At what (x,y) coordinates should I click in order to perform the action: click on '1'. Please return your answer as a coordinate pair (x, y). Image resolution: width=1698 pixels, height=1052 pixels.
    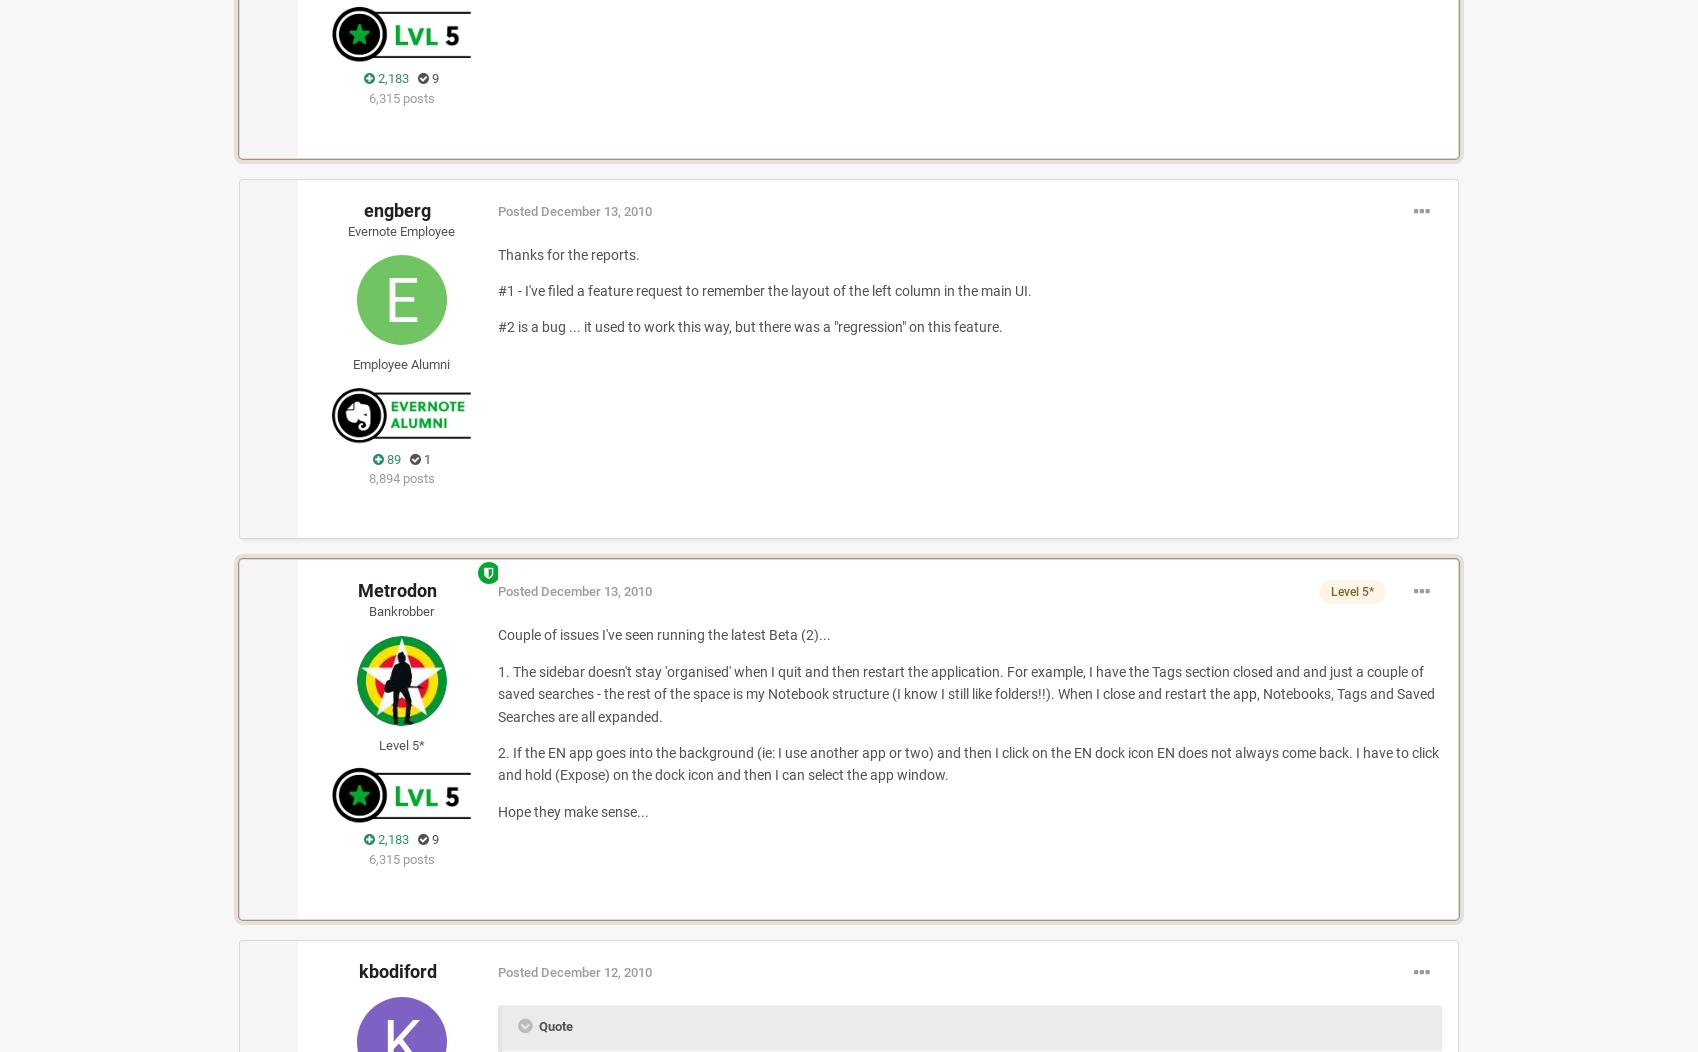
    Looking at the image, I should click on (424, 458).